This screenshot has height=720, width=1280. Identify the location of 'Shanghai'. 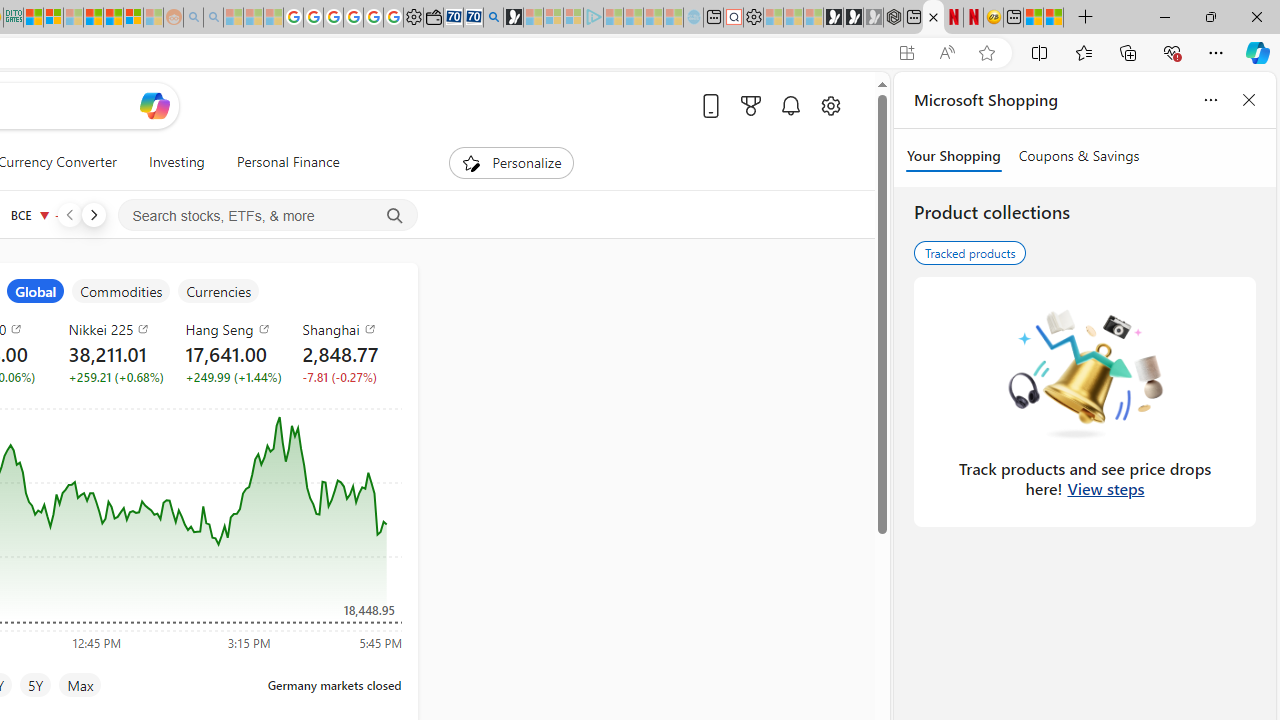
(348, 328).